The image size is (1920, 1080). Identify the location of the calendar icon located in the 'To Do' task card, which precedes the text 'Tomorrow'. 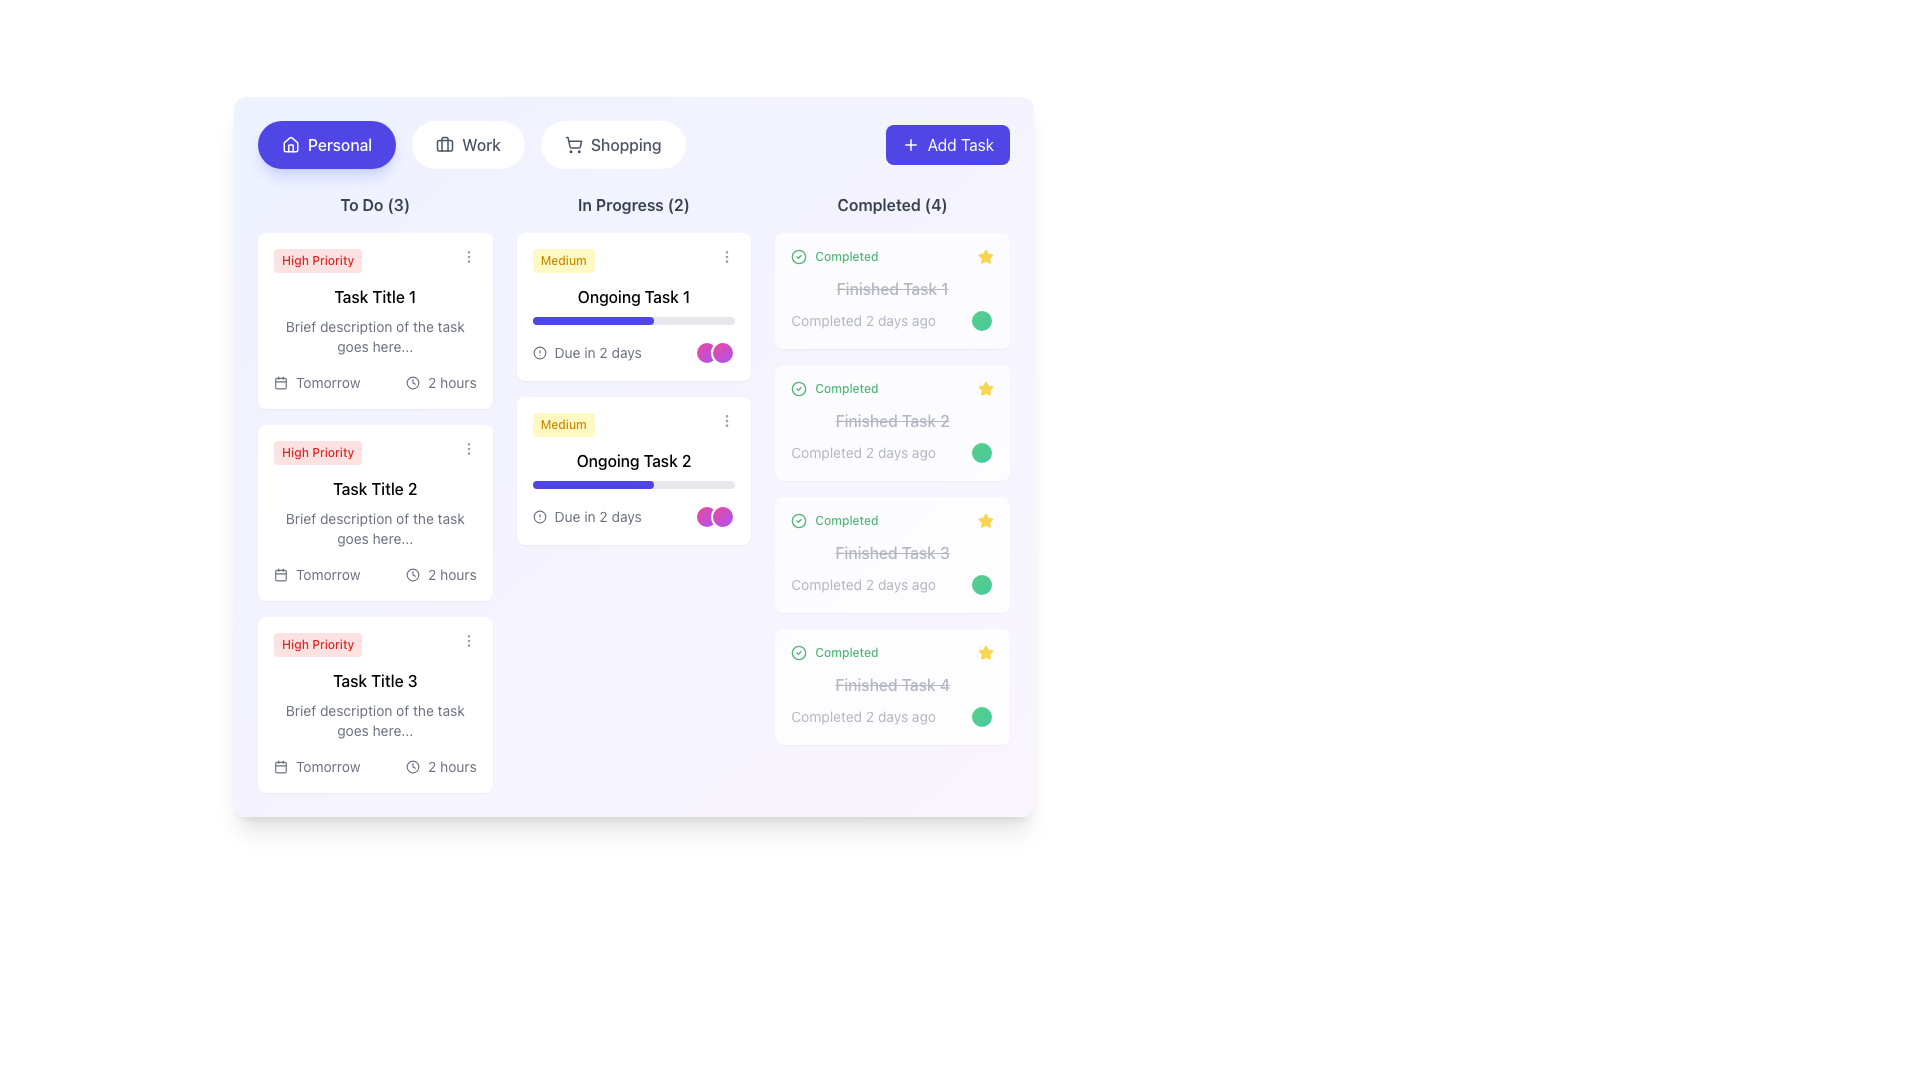
(280, 574).